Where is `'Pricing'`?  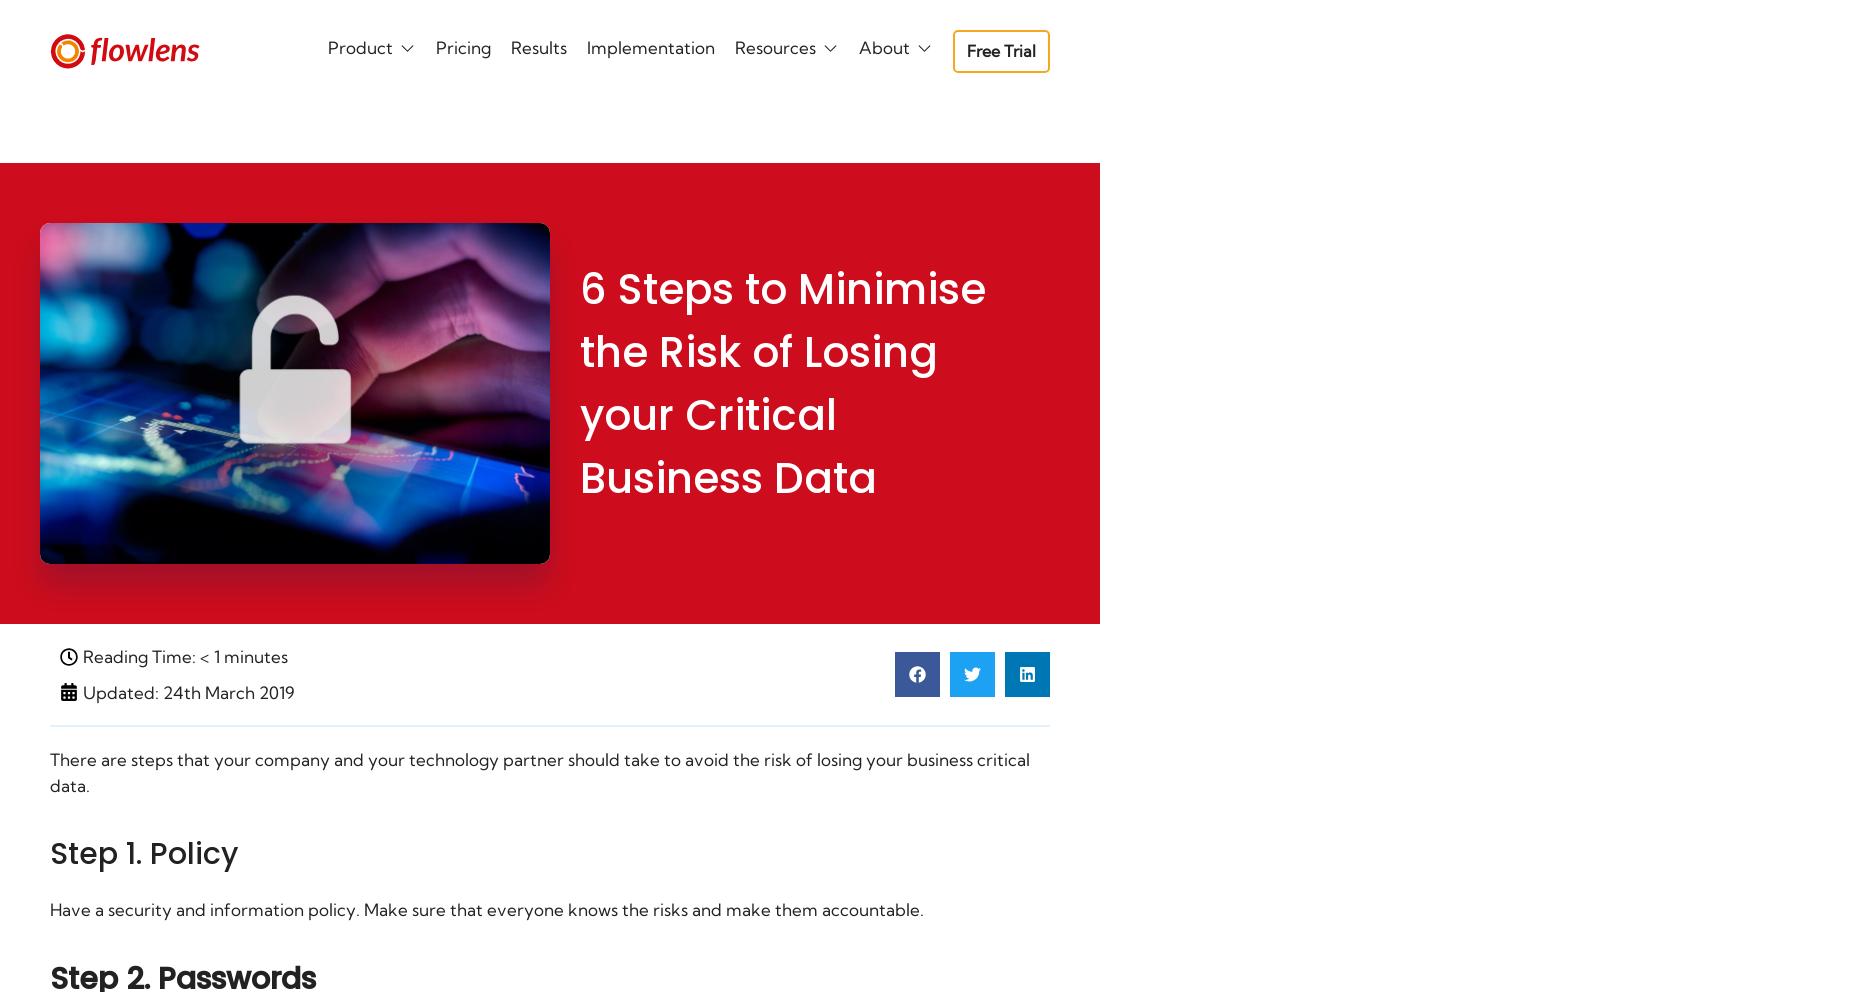 'Pricing' is located at coordinates (462, 47).